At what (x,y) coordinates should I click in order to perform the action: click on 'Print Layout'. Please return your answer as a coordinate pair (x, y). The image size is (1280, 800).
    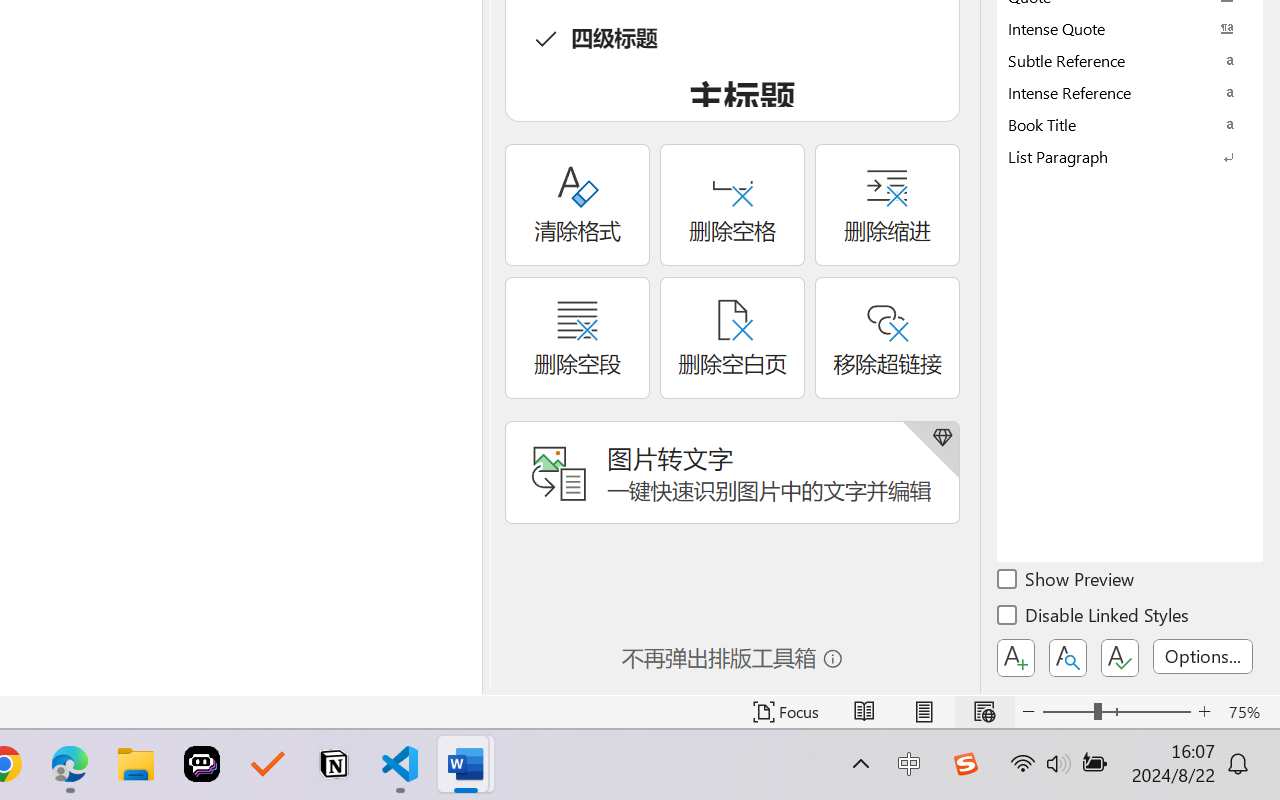
    Looking at the image, I should click on (923, 711).